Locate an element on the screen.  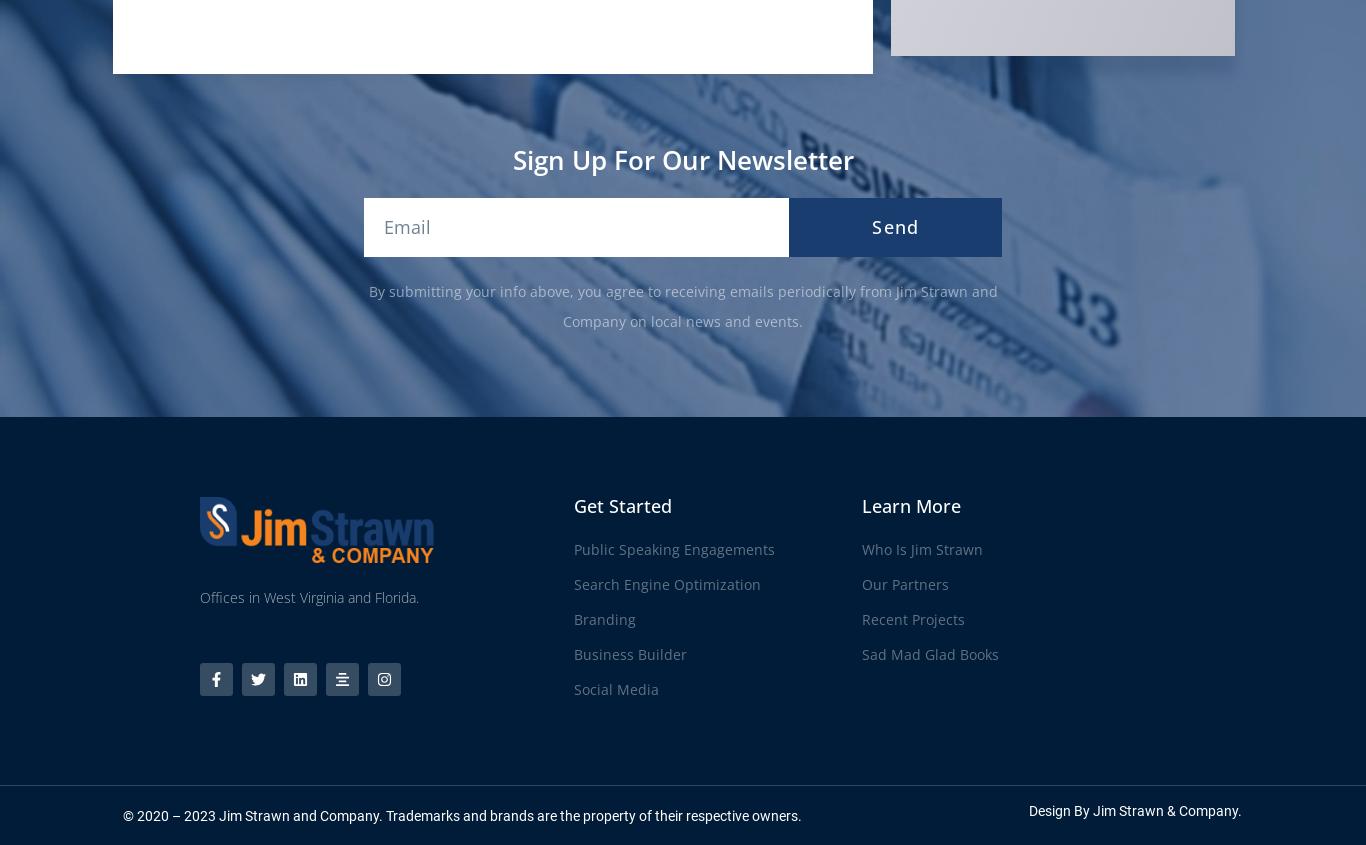
'Public Speaking Engagements' is located at coordinates (672, 548).